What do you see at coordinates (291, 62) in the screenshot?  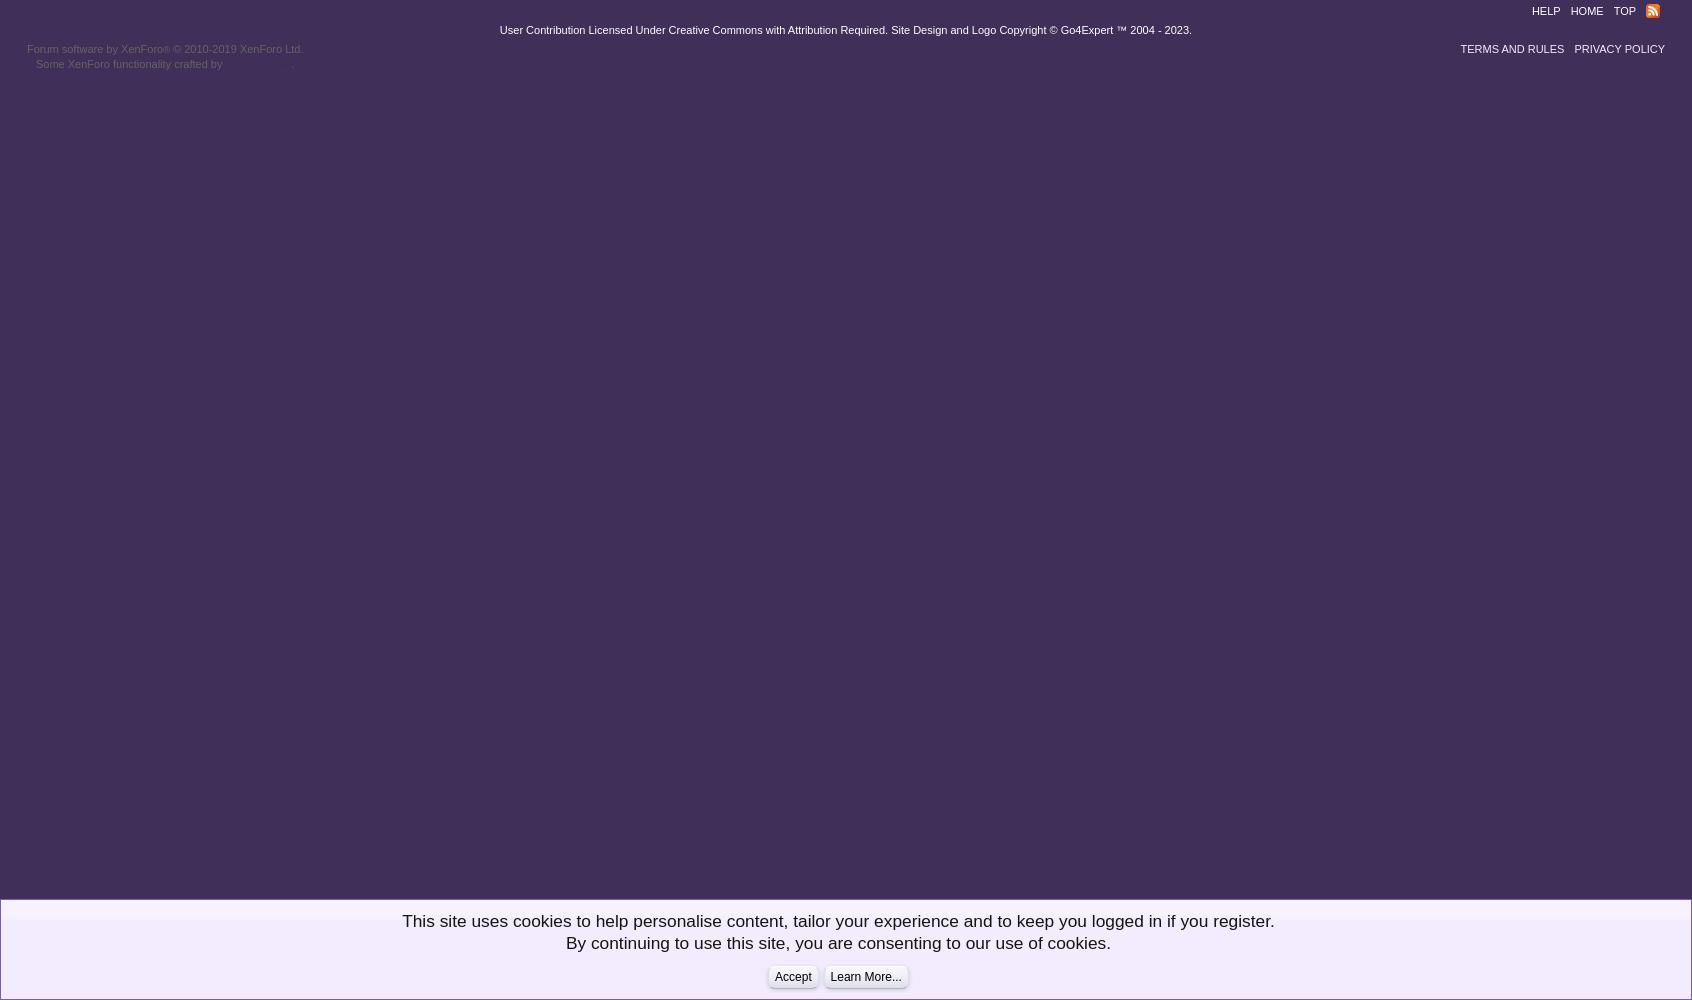 I see `'.'` at bounding box center [291, 62].